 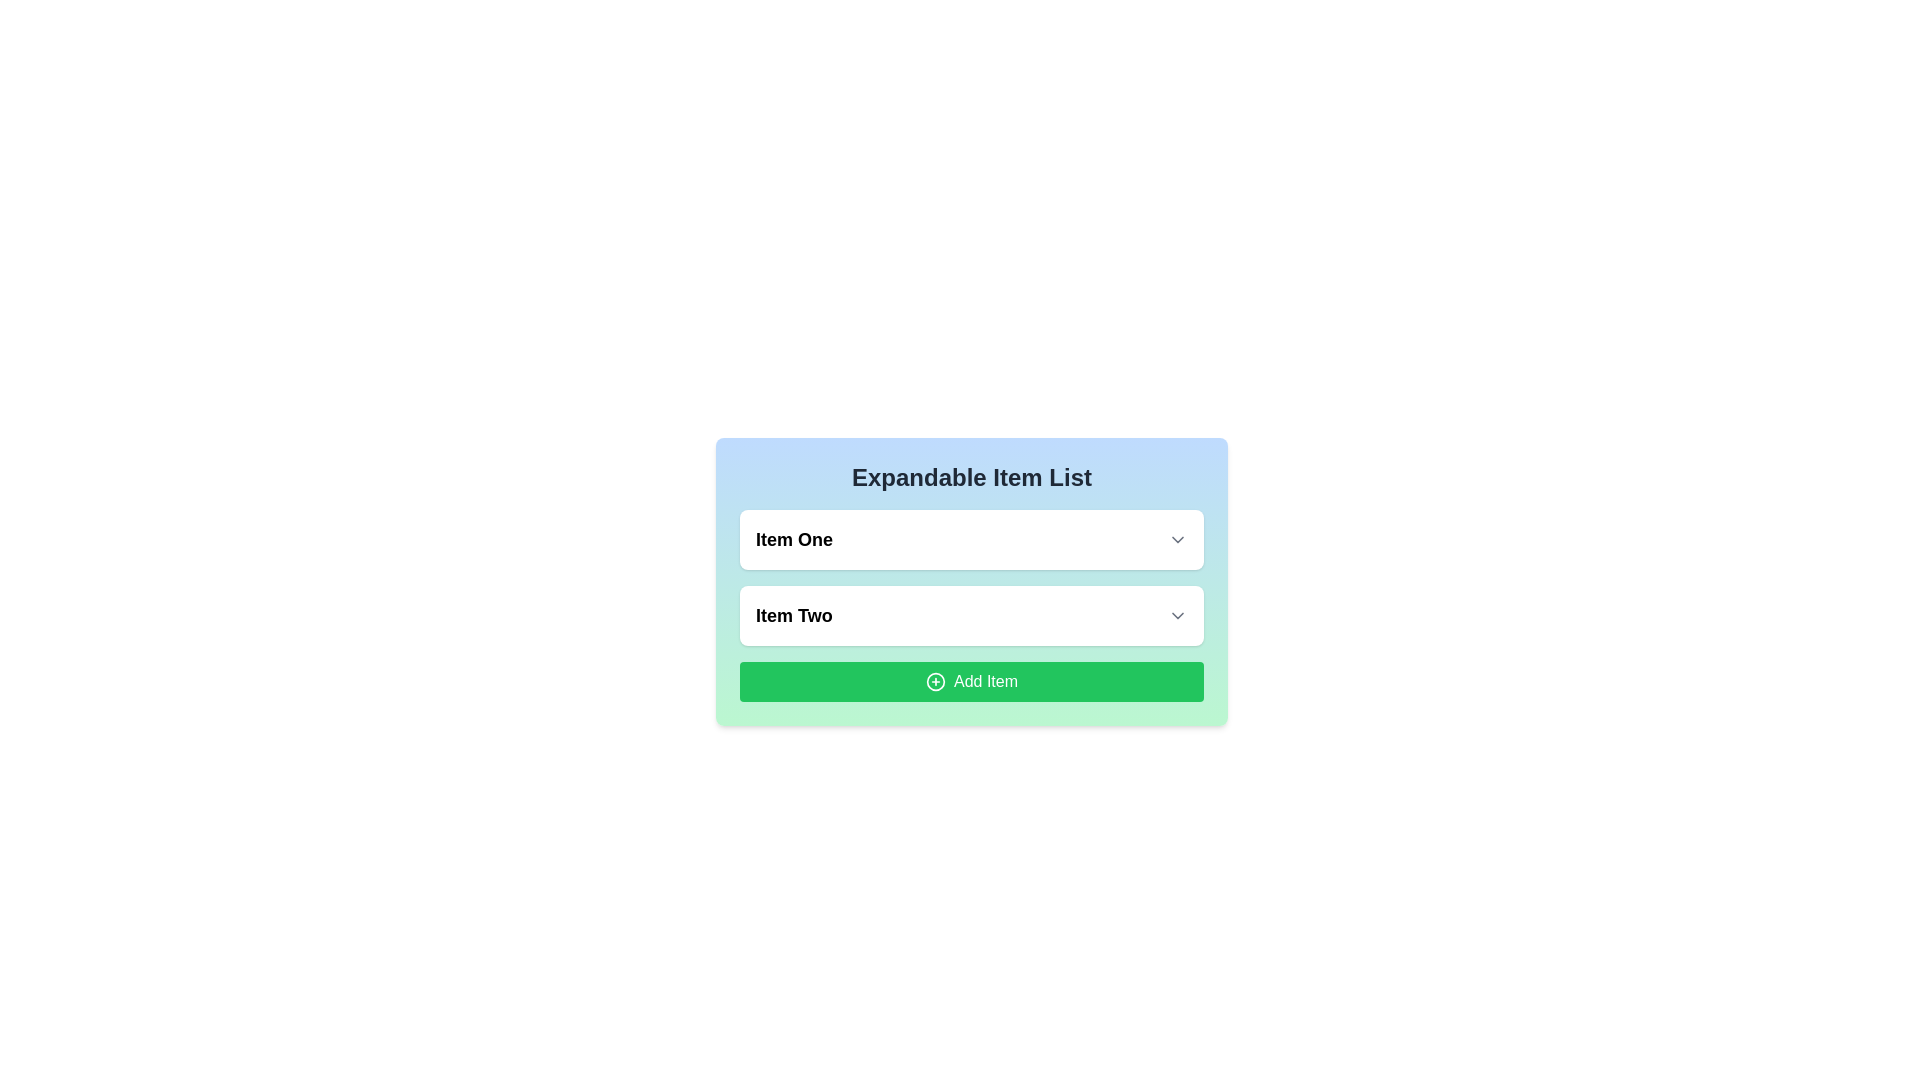 What do you see at coordinates (971, 540) in the screenshot?
I see `the Dropdown list item labeled 'Item One'` at bounding box center [971, 540].